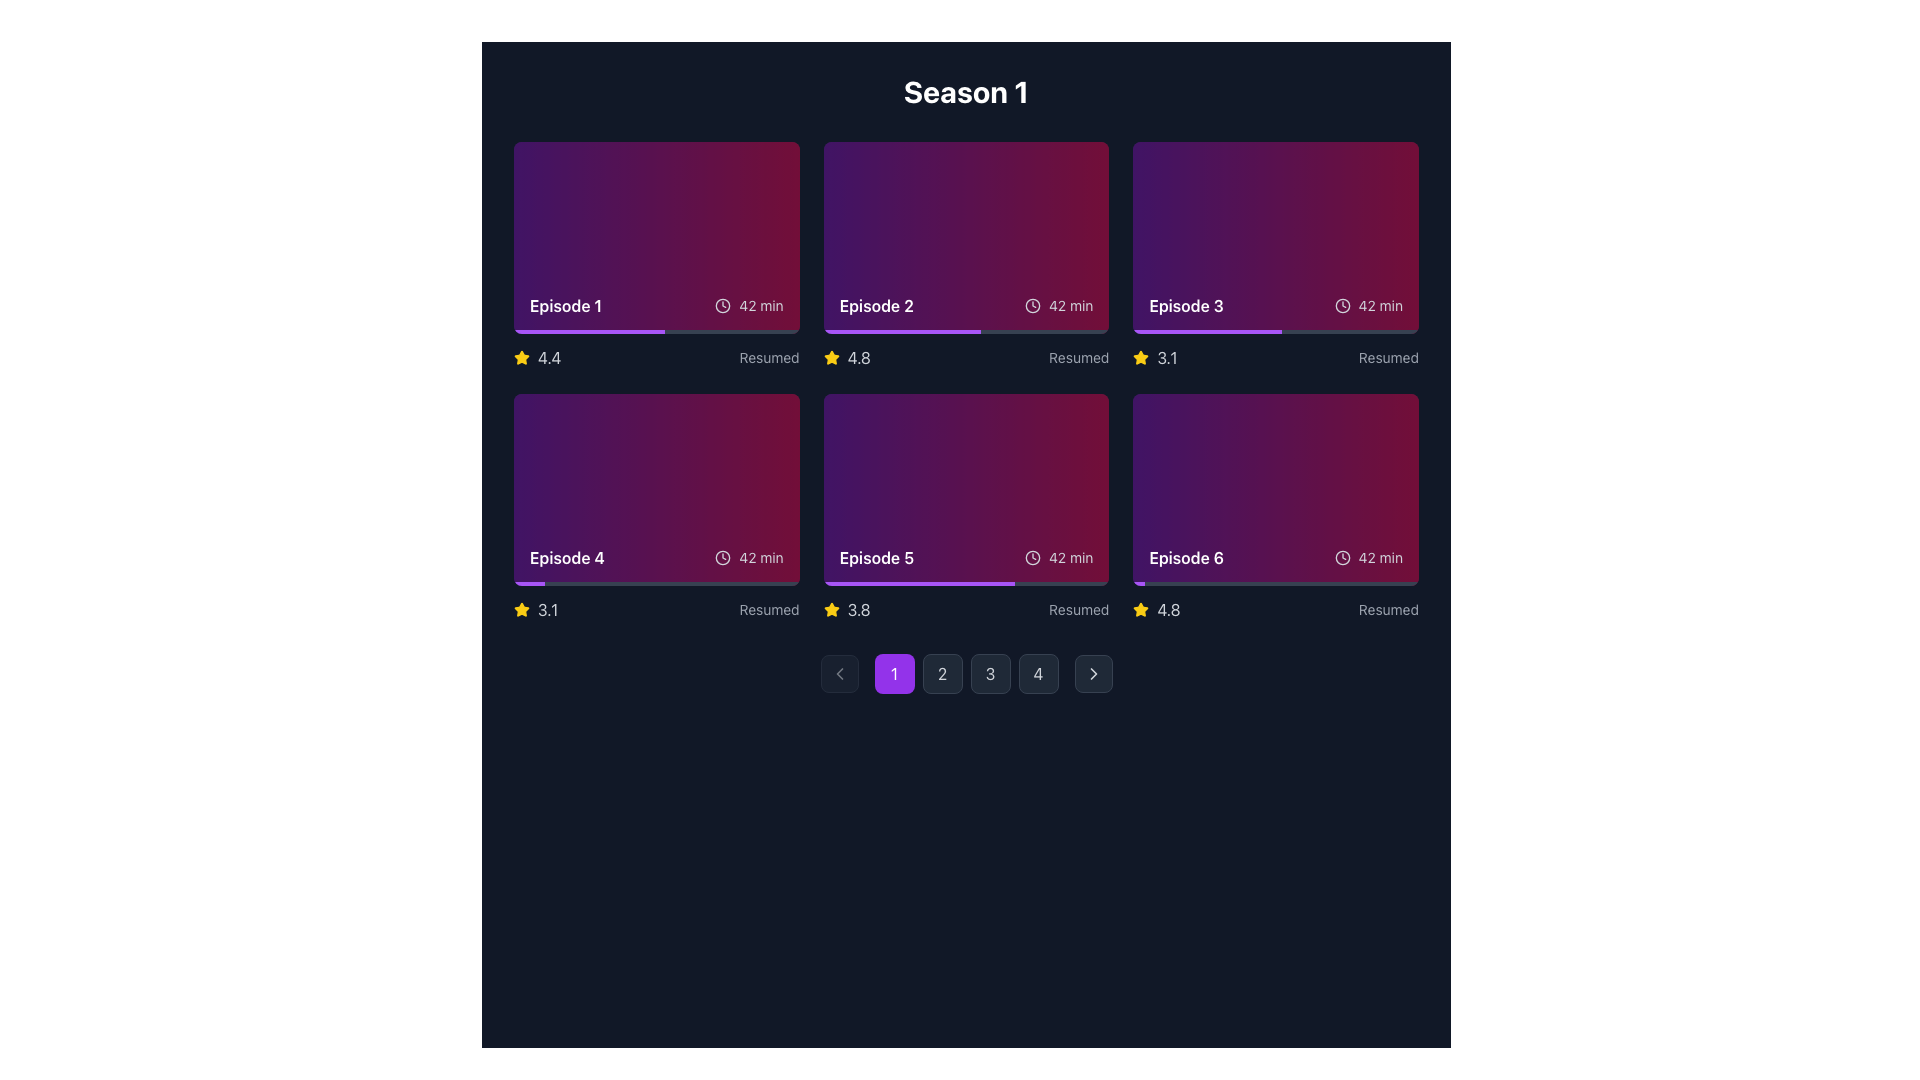  Describe the element at coordinates (1275, 305) in the screenshot. I see `the icon associated with the title 'Episode 3' in the Informational section, which also displays the duration '42 min' on a gradient background` at that location.